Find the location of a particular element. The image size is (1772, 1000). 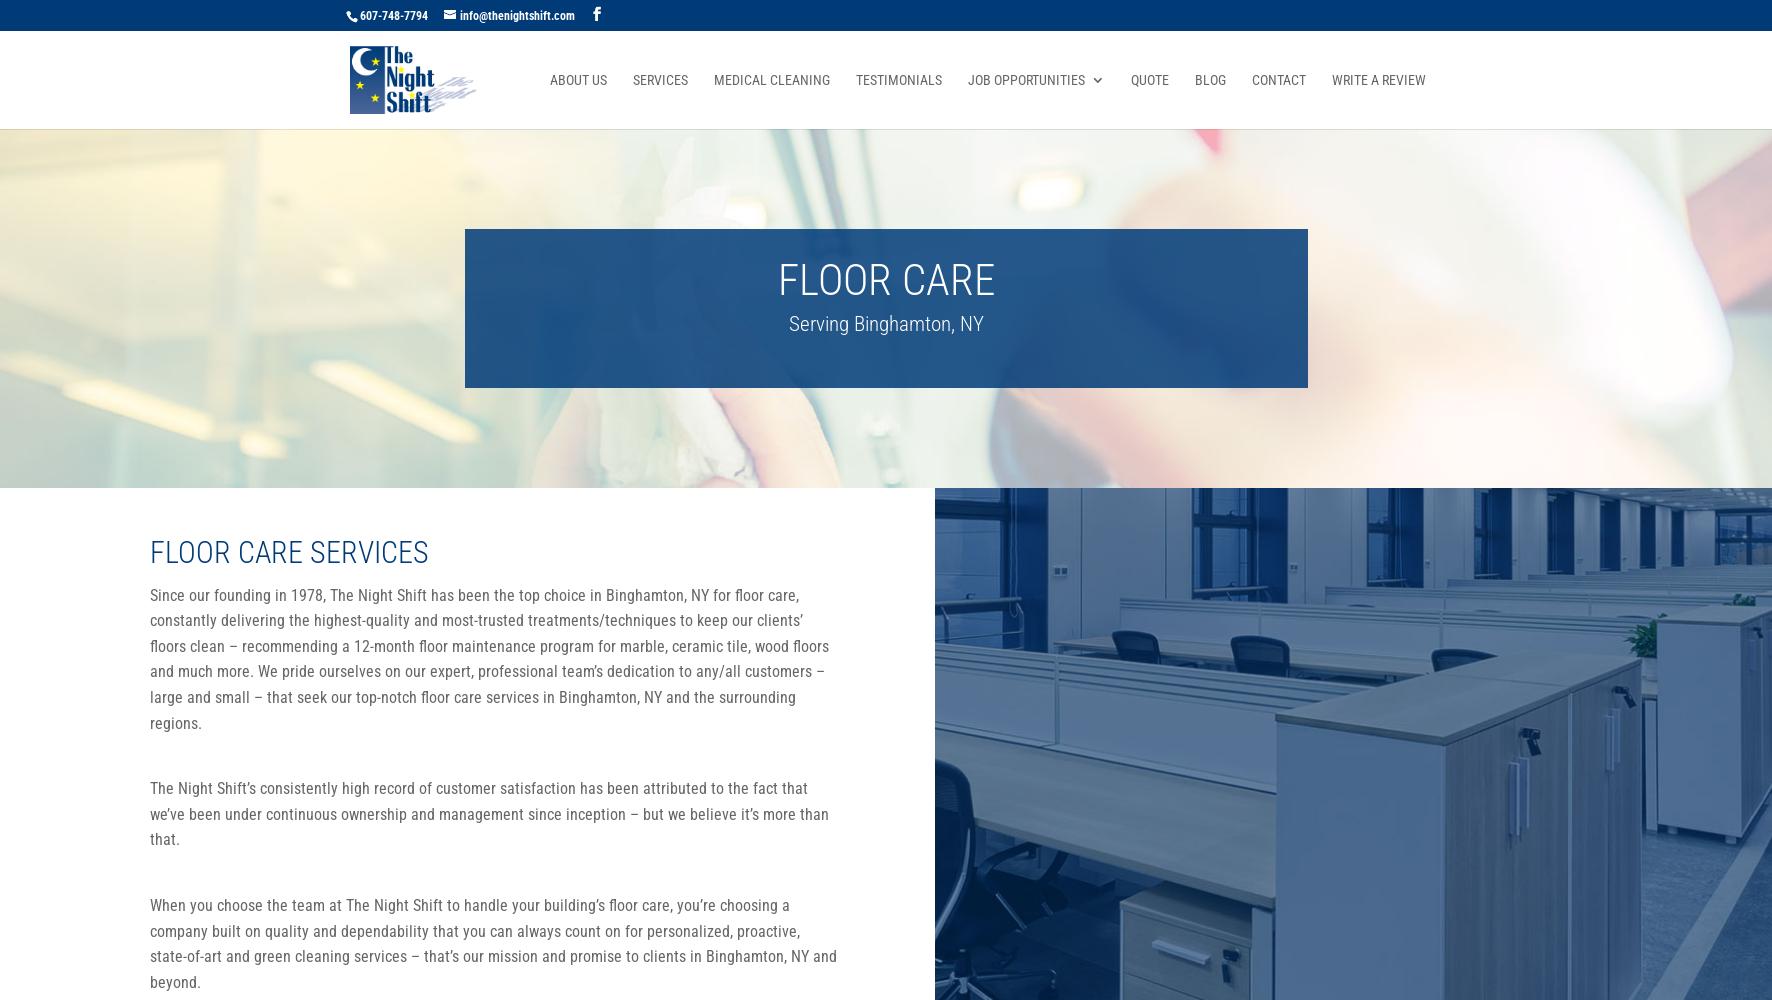

'Medical Cleaning' is located at coordinates (771, 79).